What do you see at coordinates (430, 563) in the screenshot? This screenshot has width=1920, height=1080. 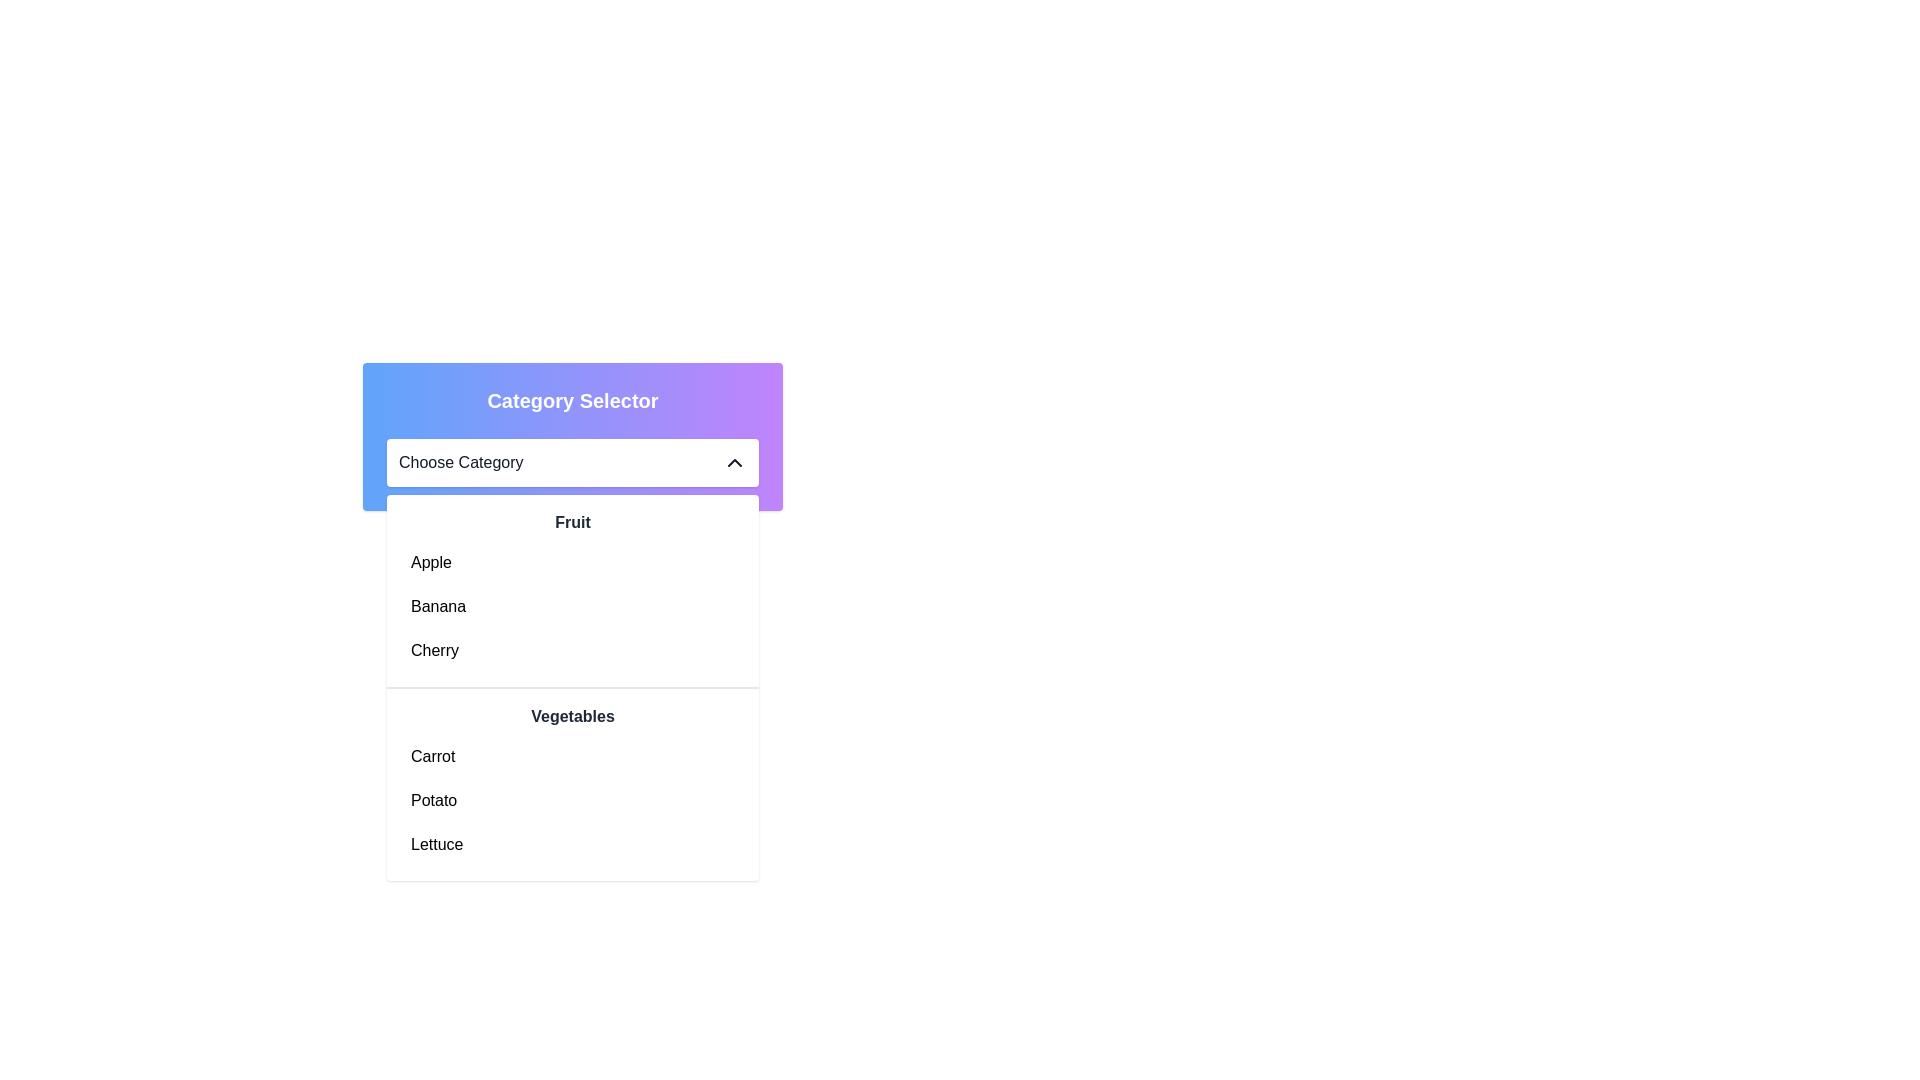 I see `the 'Apple' option in the Fruit category selection dropdown menu` at bounding box center [430, 563].